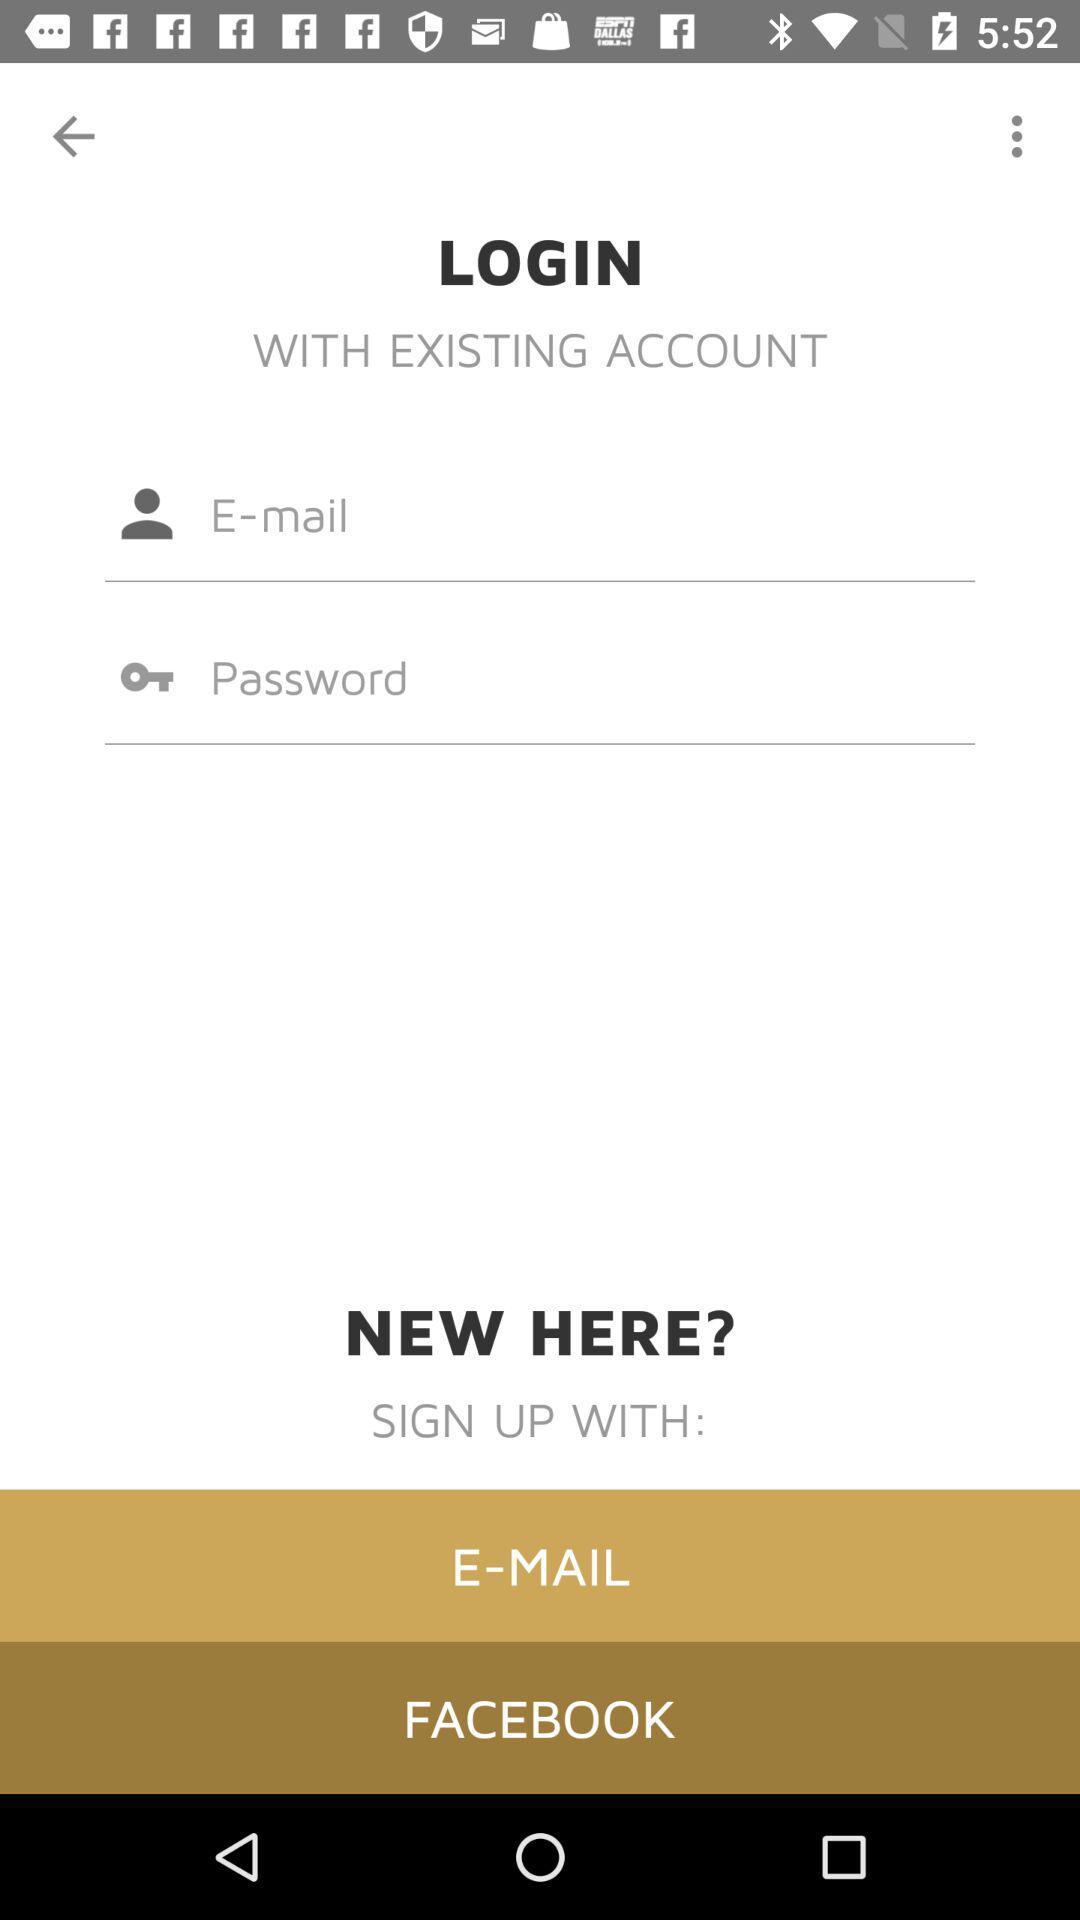 The height and width of the screenshot is (1920, 1080). Describe the element at coordinates (540, 1716) in the screenshot. I see `the facebook` at that location.